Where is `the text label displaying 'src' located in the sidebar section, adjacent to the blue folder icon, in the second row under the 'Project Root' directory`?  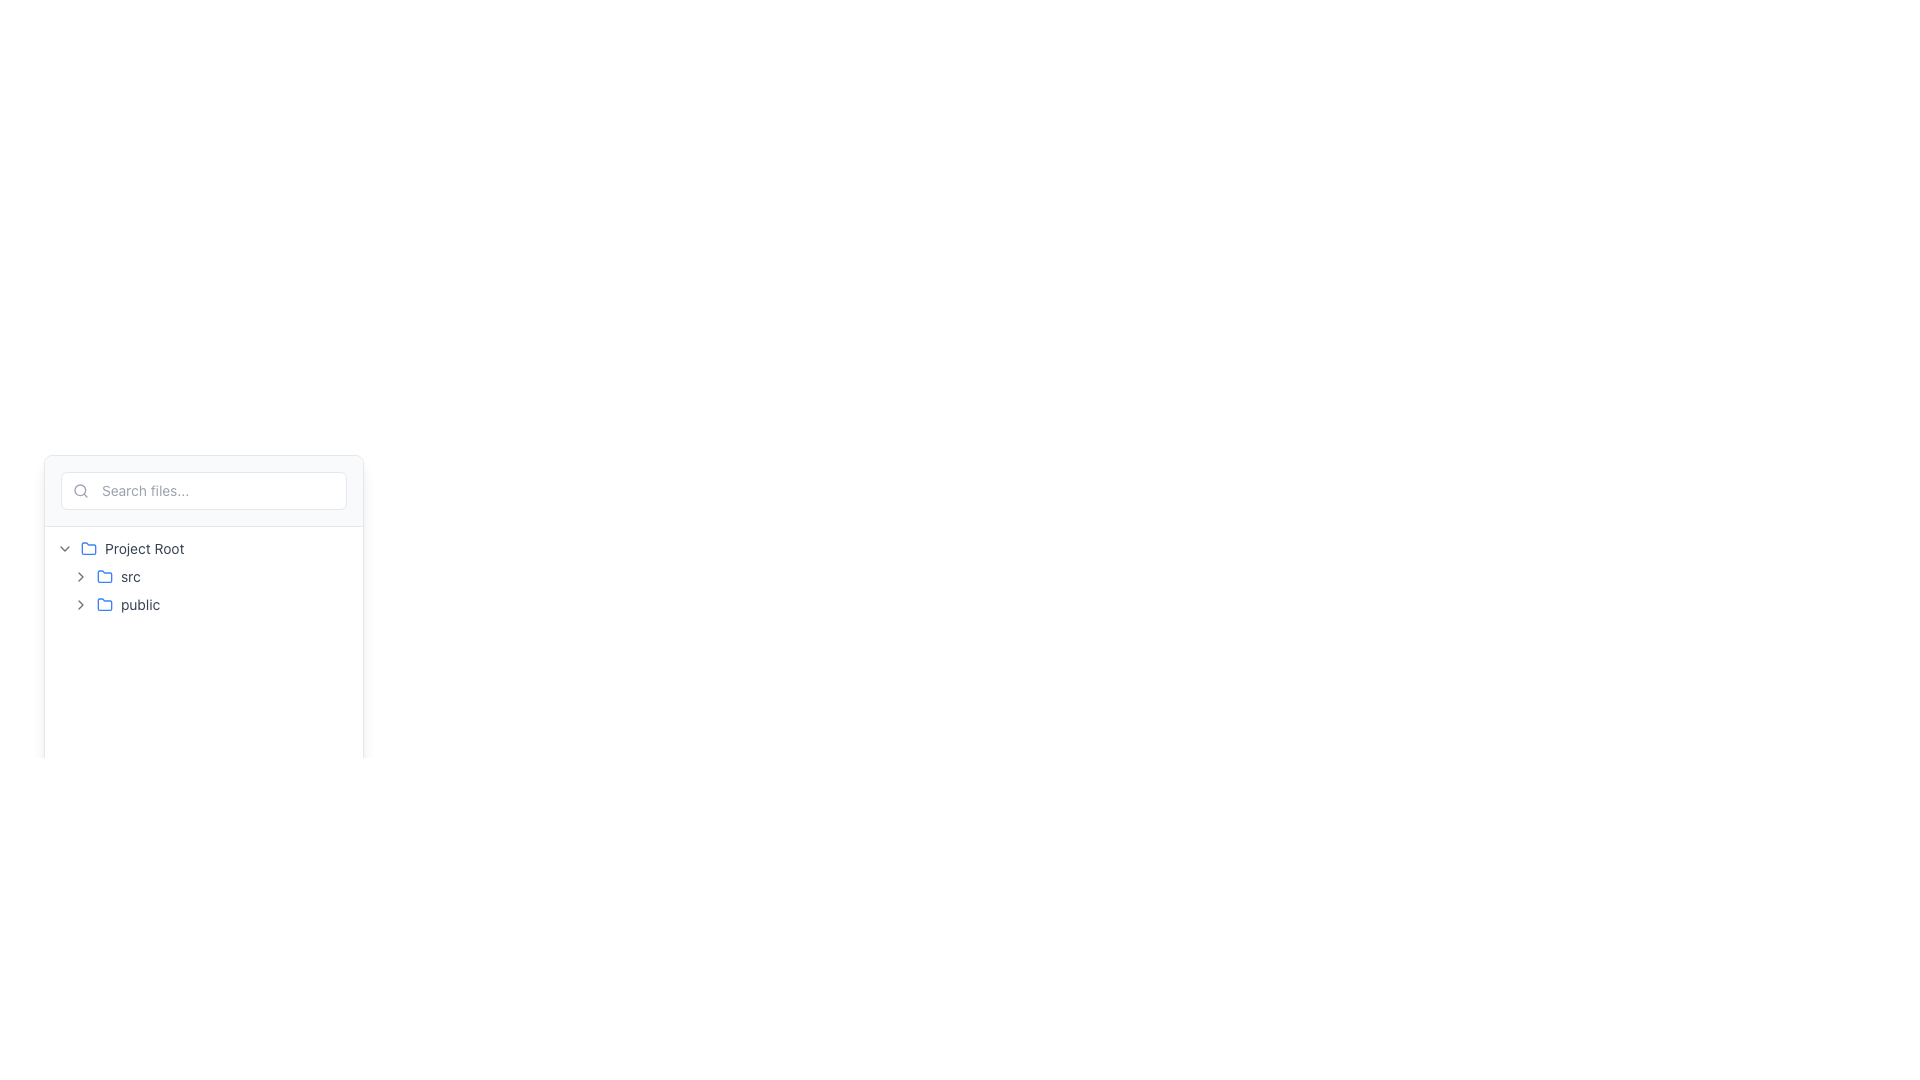
the text label displaying 'src' located in the sidebar section, adjacent to the blue folder icon, in the second row under the 'Project Root' directory is located at coordinates (105, 577).